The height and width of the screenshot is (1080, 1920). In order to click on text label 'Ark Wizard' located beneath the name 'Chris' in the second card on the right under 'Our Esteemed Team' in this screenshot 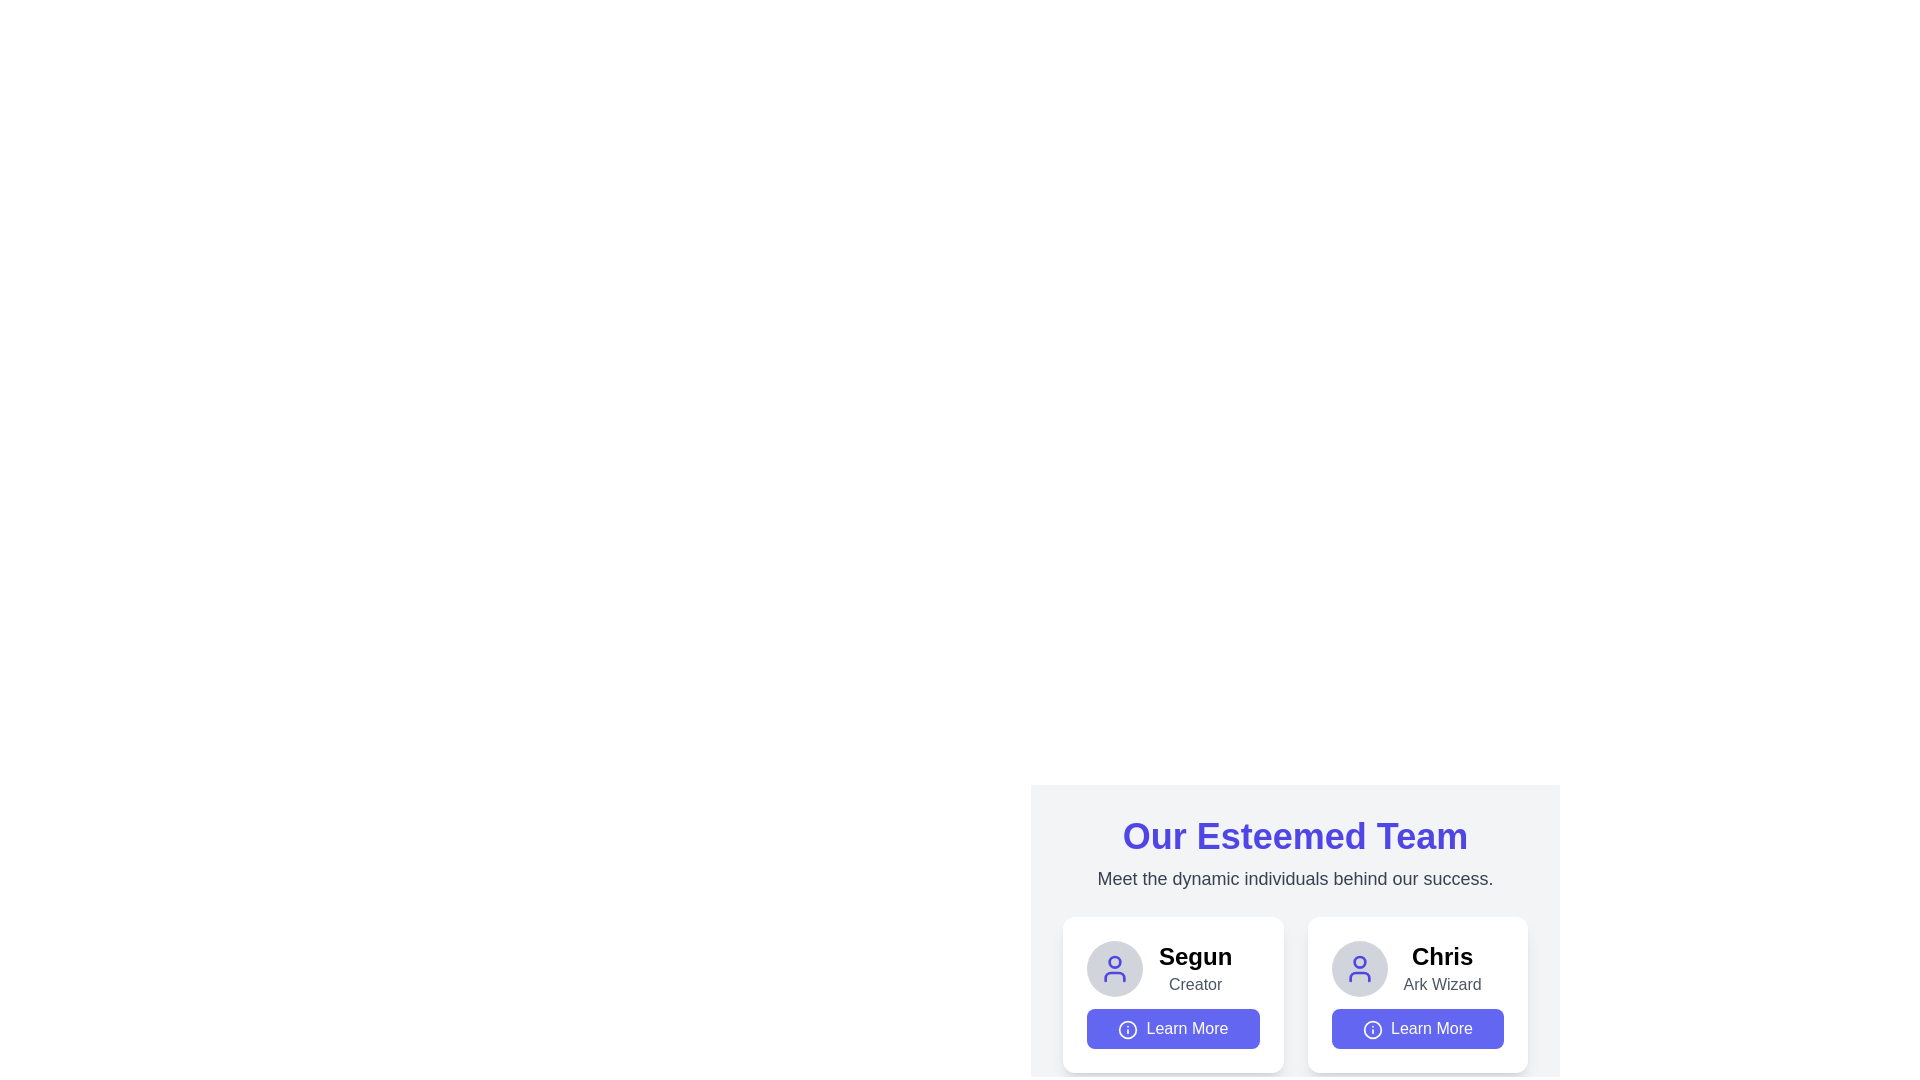, I will do `click(1442, 983)`.